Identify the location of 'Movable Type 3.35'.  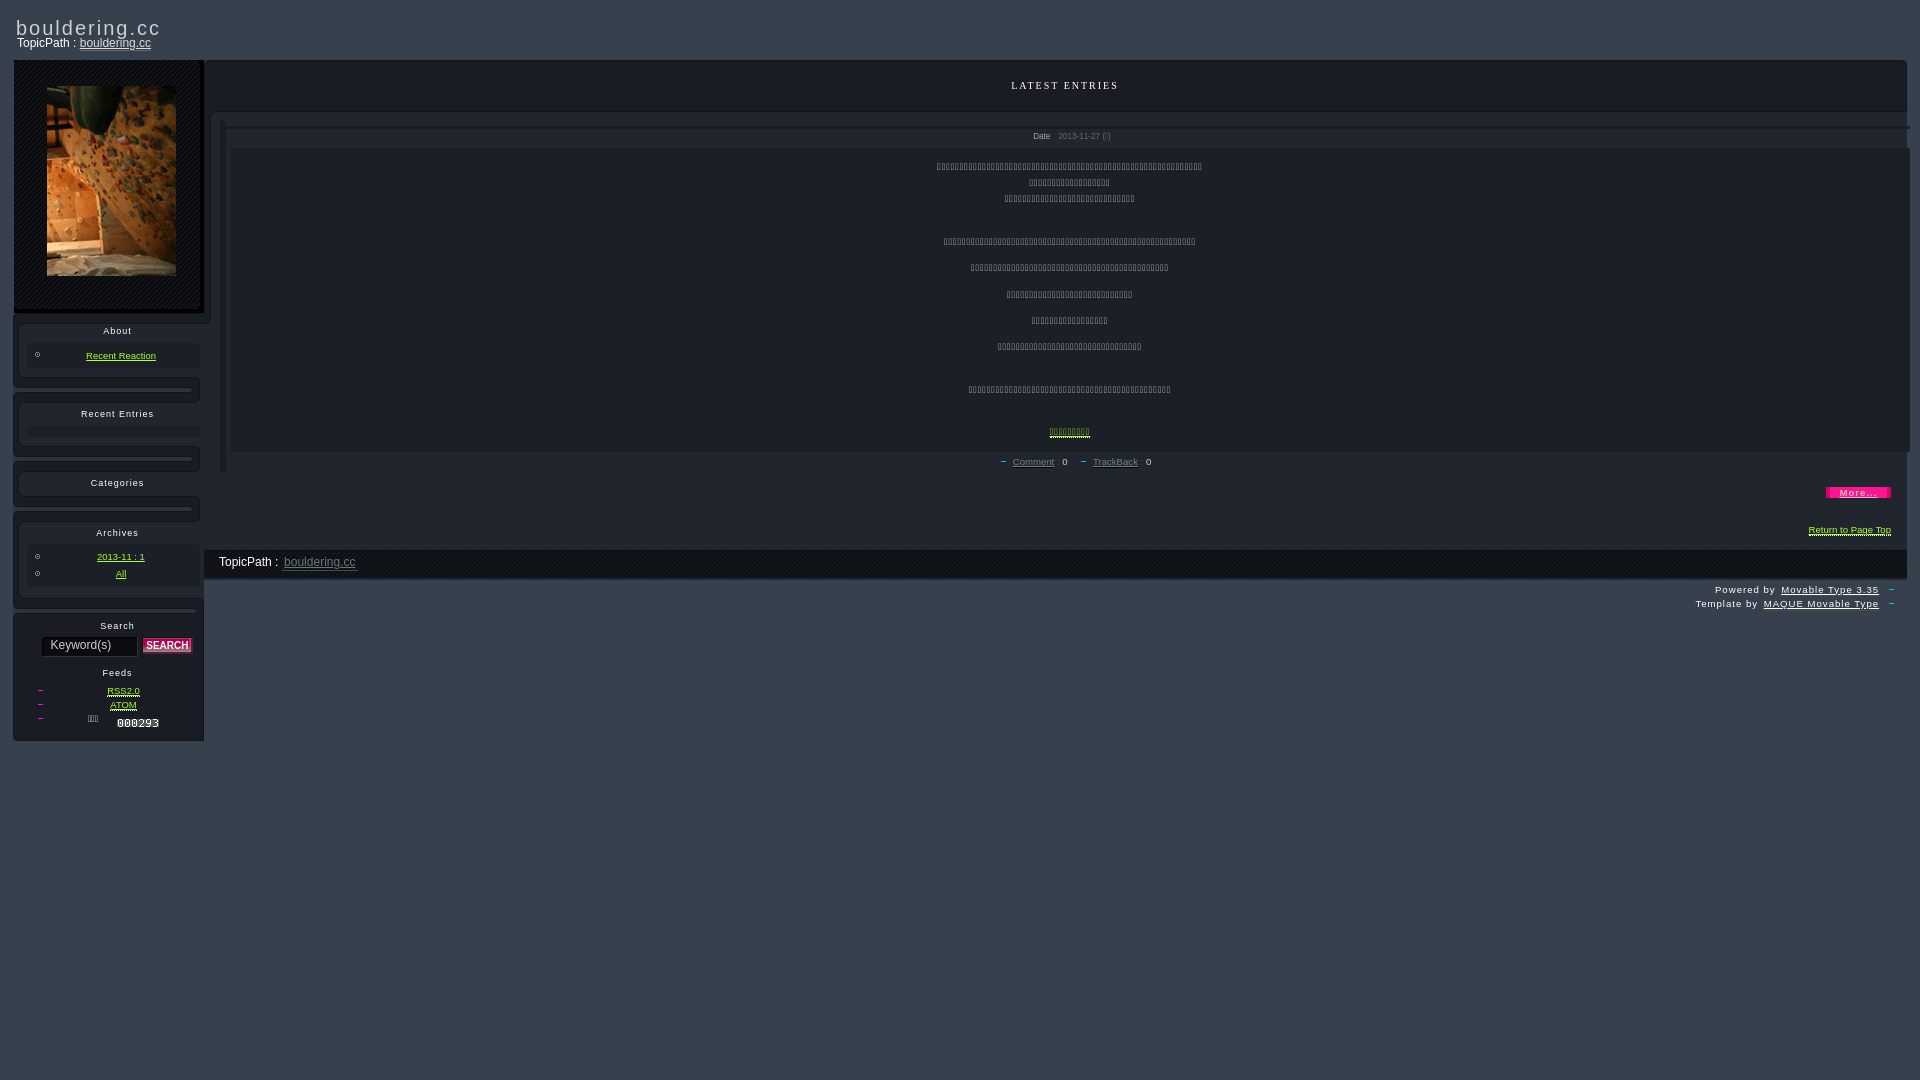
(1829, 589).